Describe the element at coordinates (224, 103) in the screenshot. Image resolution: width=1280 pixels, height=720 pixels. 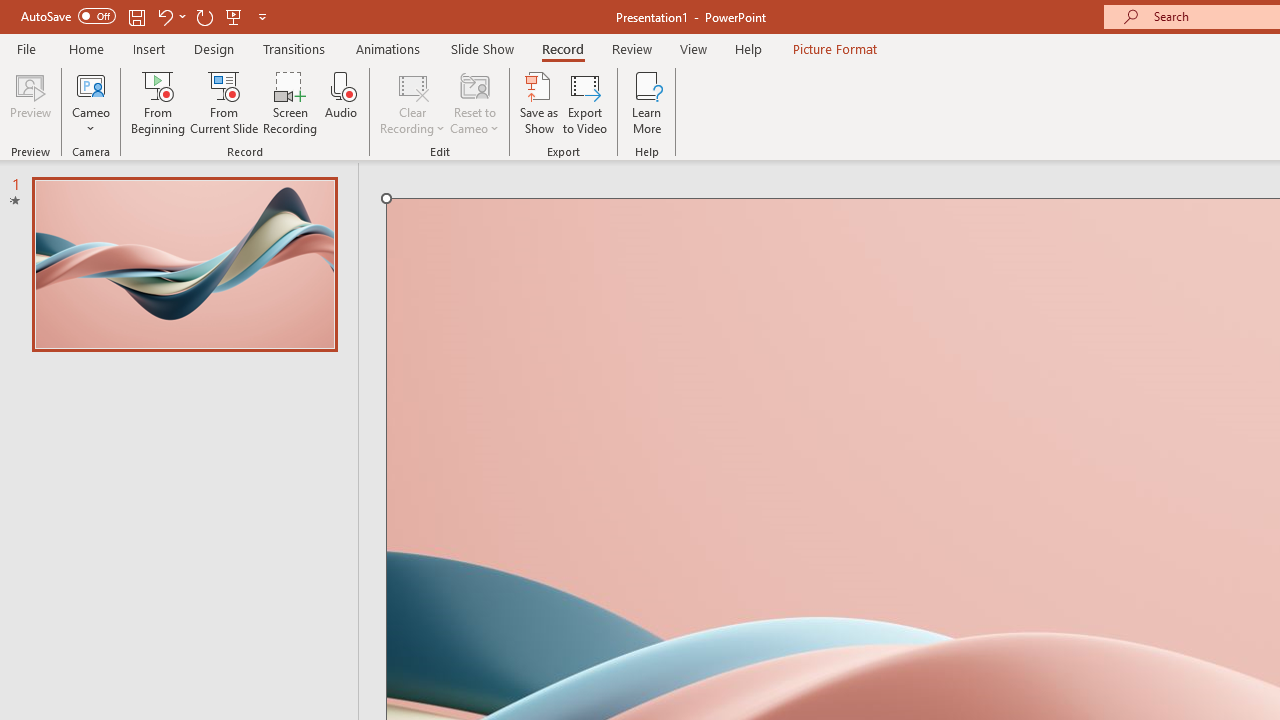
I see `'From Current Slide...'` at that location.